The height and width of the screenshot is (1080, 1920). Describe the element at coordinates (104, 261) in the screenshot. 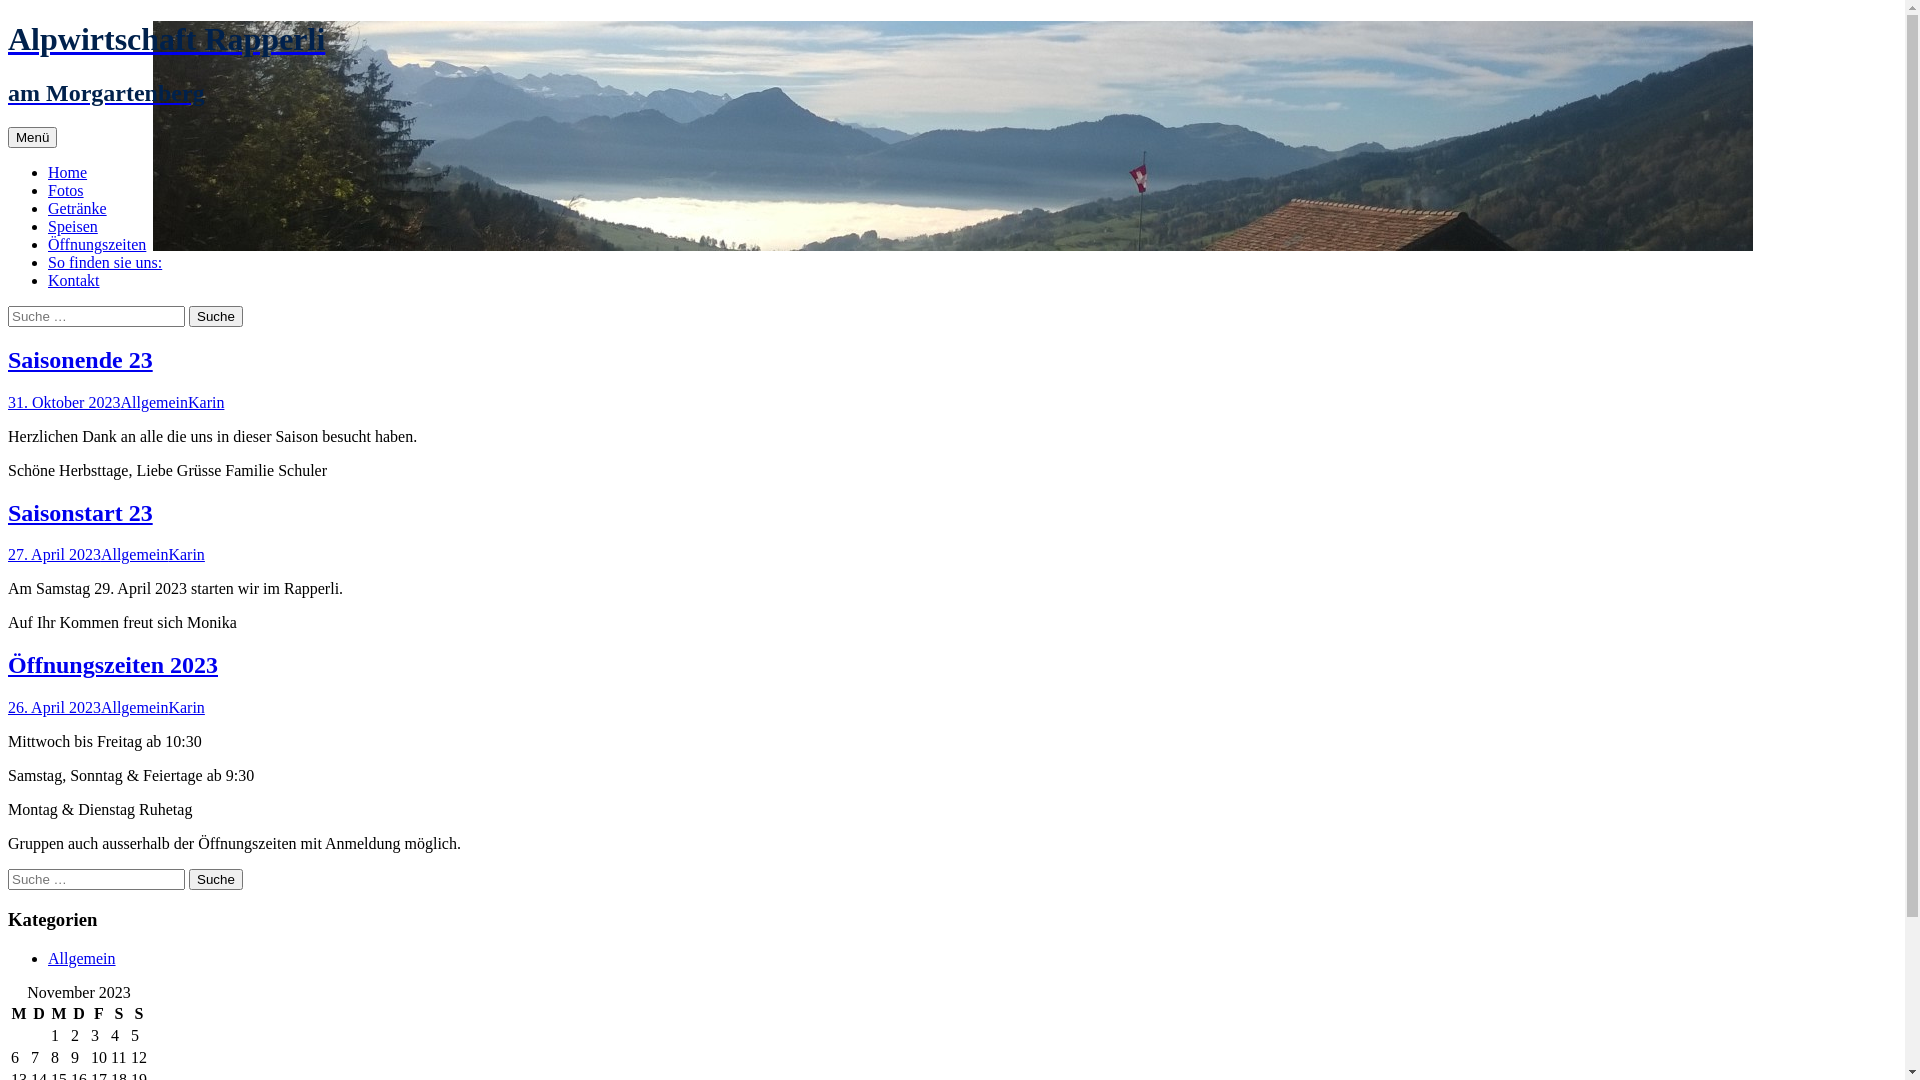

I see `'So finden sie uns:'` at that location.